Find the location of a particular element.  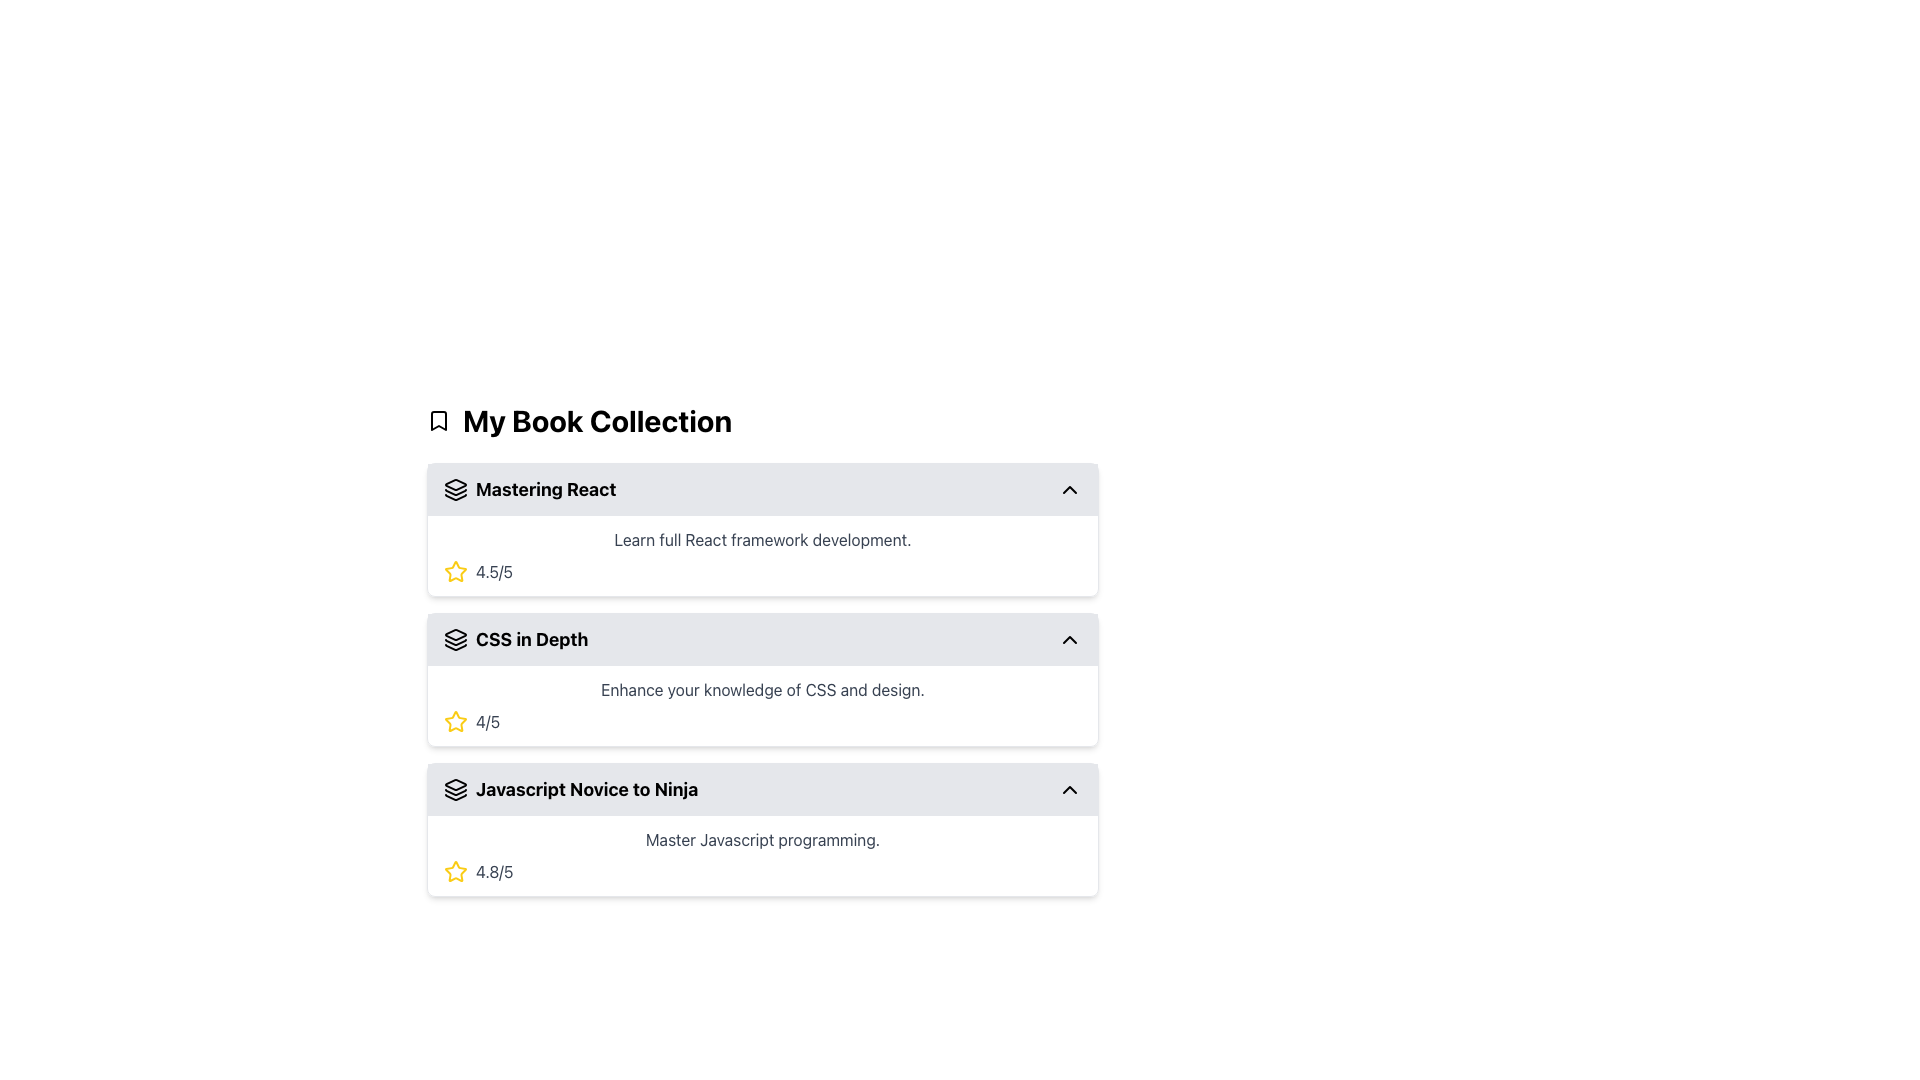

the static text displaying the phrase 'Enhance your knowledge of CSS and design. 4/5' located in the 'CSS in Depth' section of 'My Book Collection' is located at coordinates (762, 704).